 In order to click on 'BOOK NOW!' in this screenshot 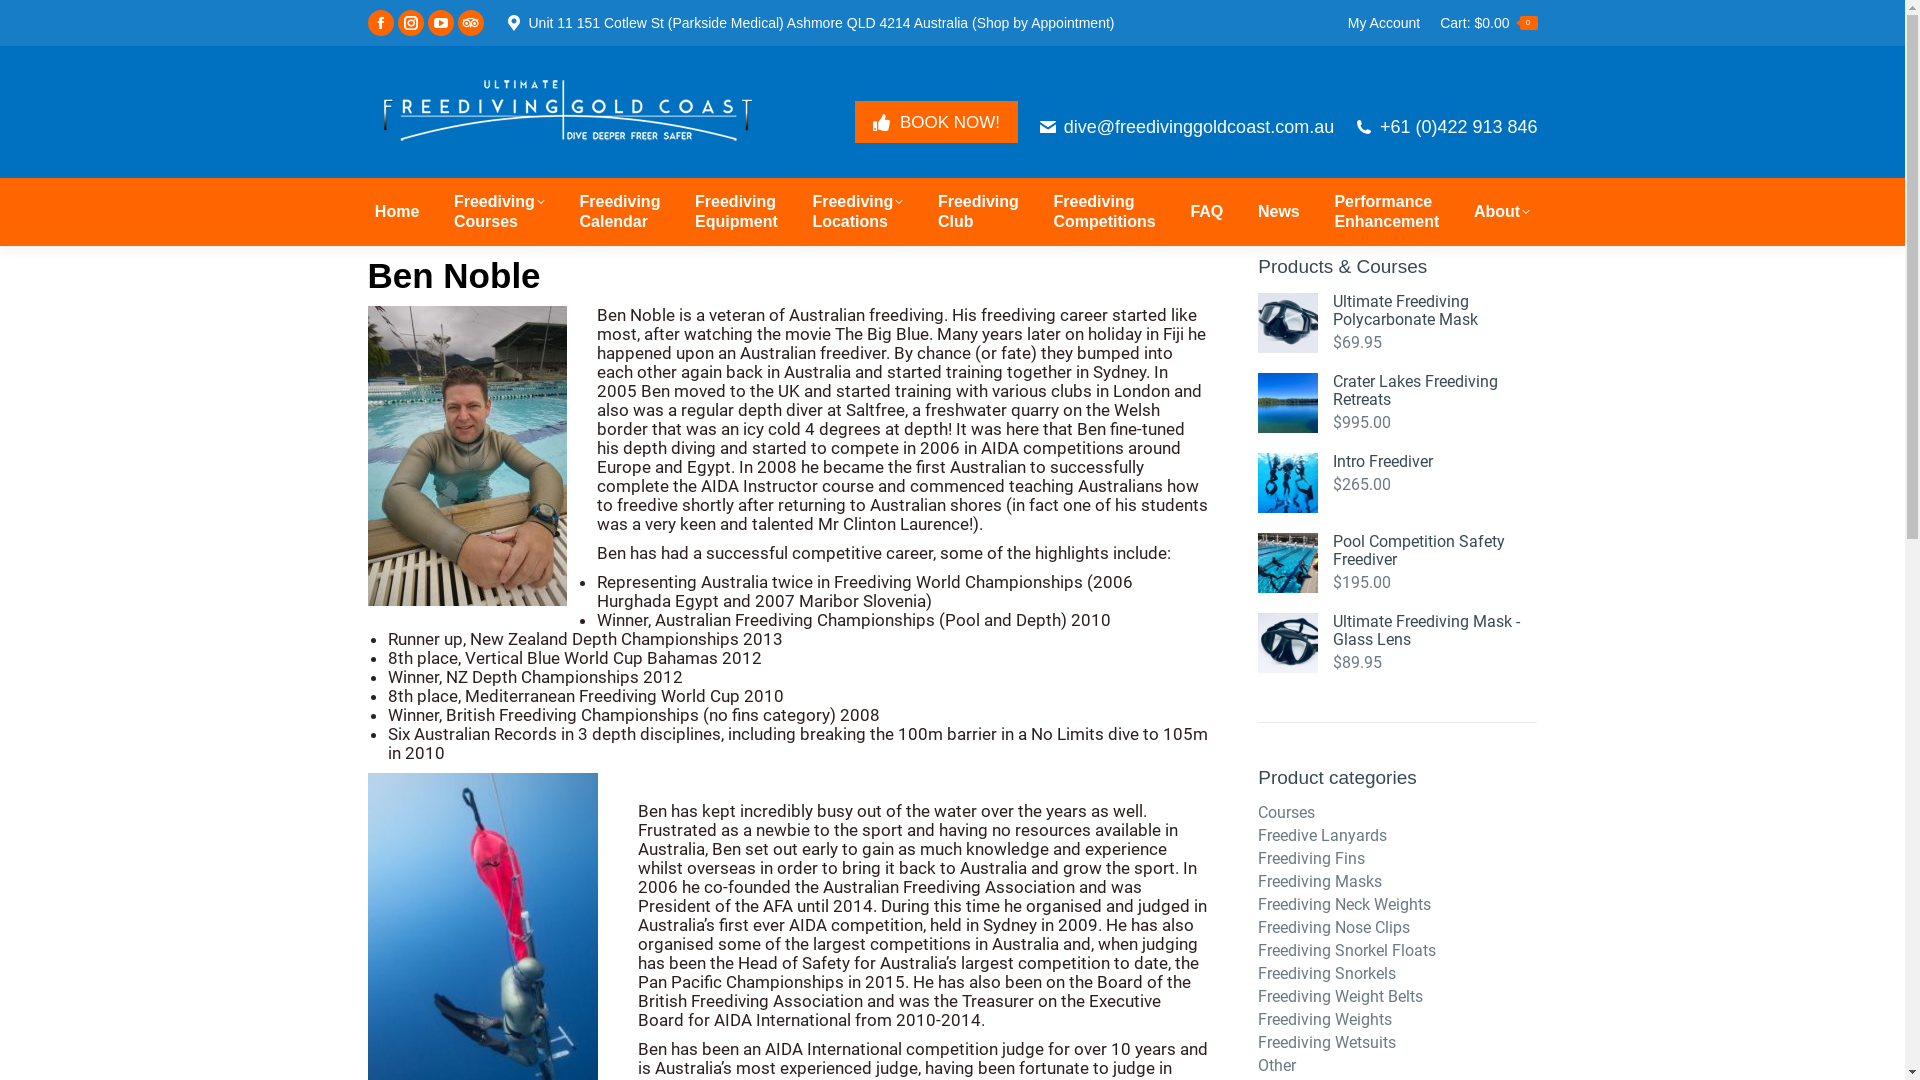, I will do `click(935, 122)`.